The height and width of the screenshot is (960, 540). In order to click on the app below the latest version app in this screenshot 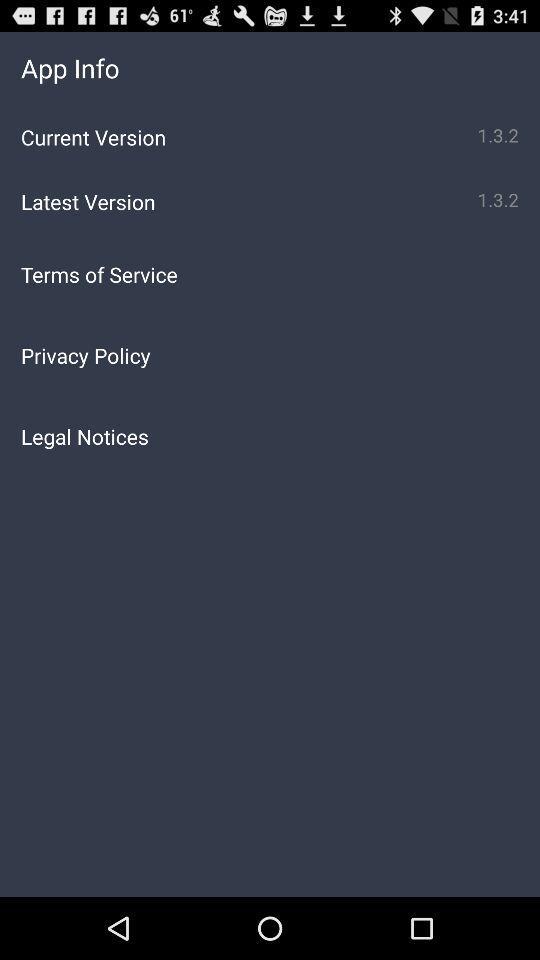, I will do `click(270, 273)`.